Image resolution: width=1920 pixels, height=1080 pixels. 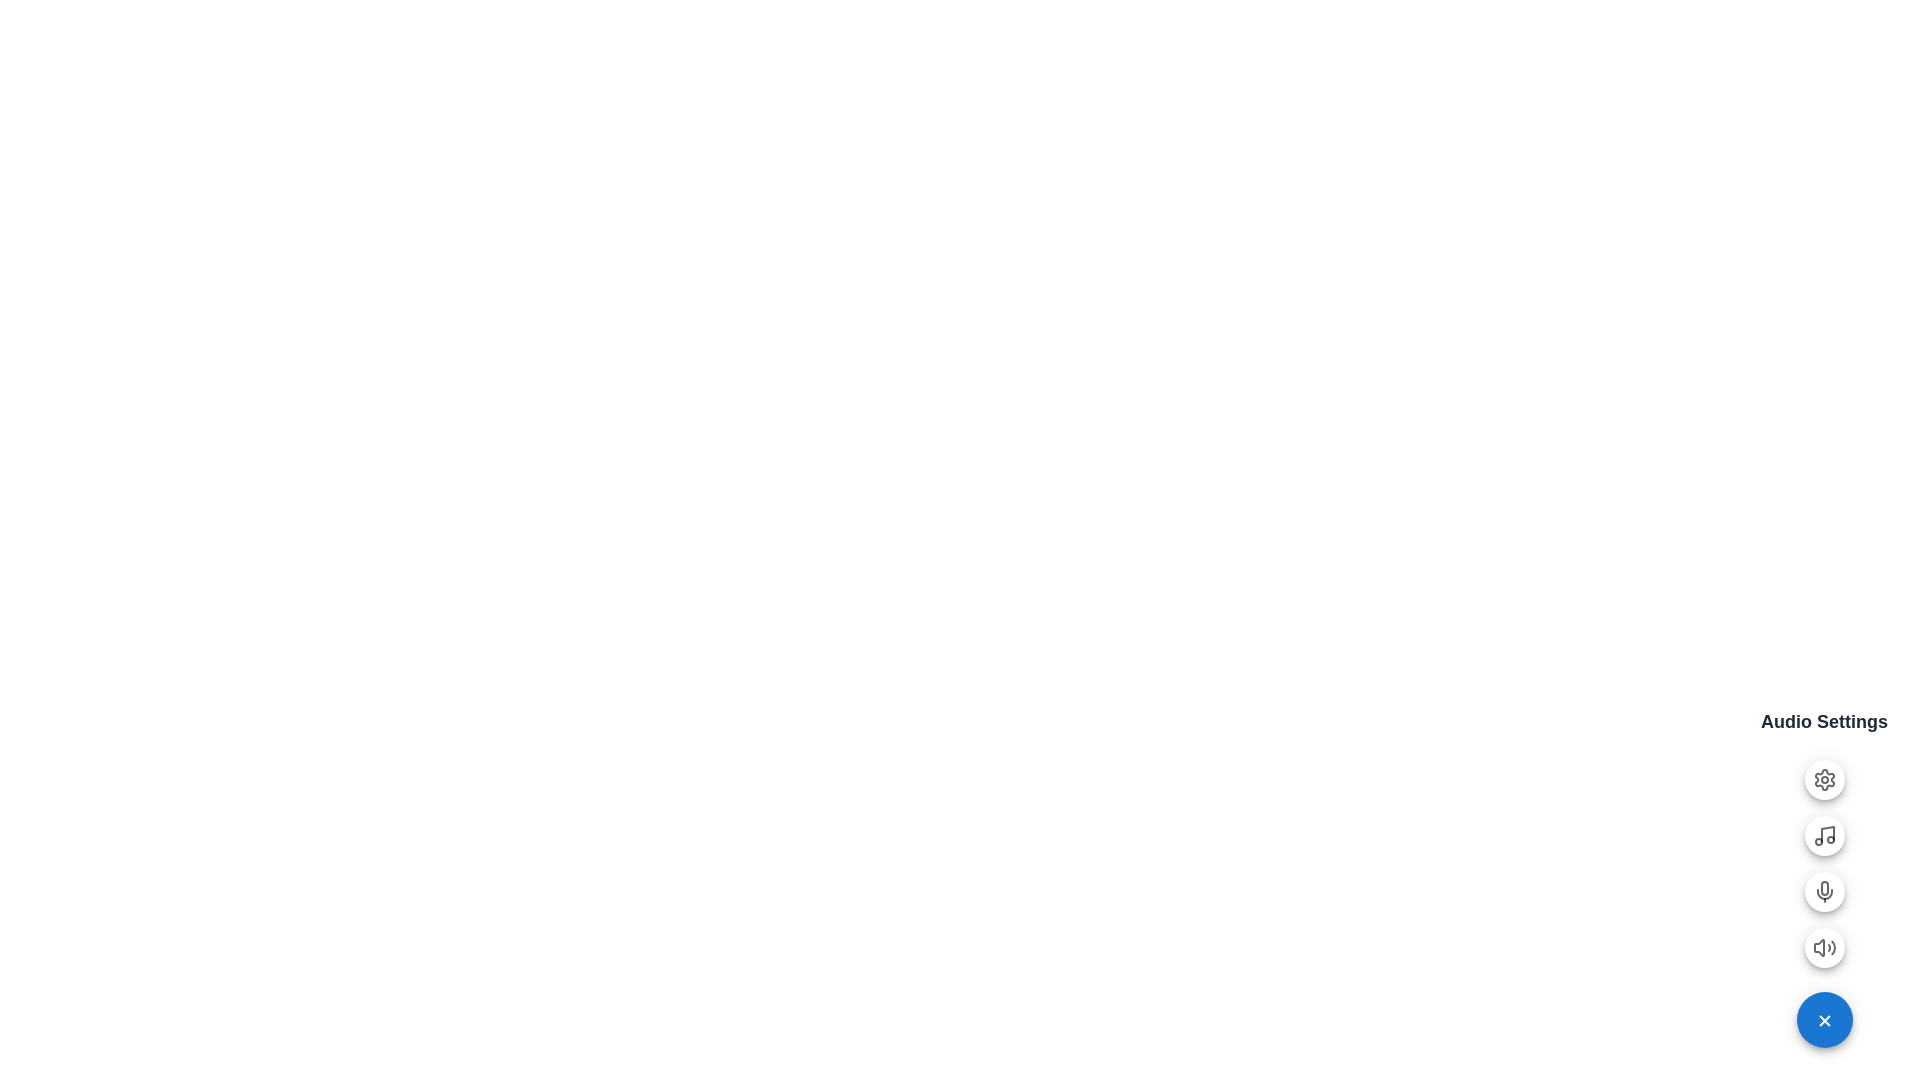 What do you see at coordinates (1824, 836) in the screenshot?
I see `the 'Music Equalizer: Edit Audio' button located in the vertical menu on the right side of the interface, which is the third button from the top` at bounding box center [1824, 836].